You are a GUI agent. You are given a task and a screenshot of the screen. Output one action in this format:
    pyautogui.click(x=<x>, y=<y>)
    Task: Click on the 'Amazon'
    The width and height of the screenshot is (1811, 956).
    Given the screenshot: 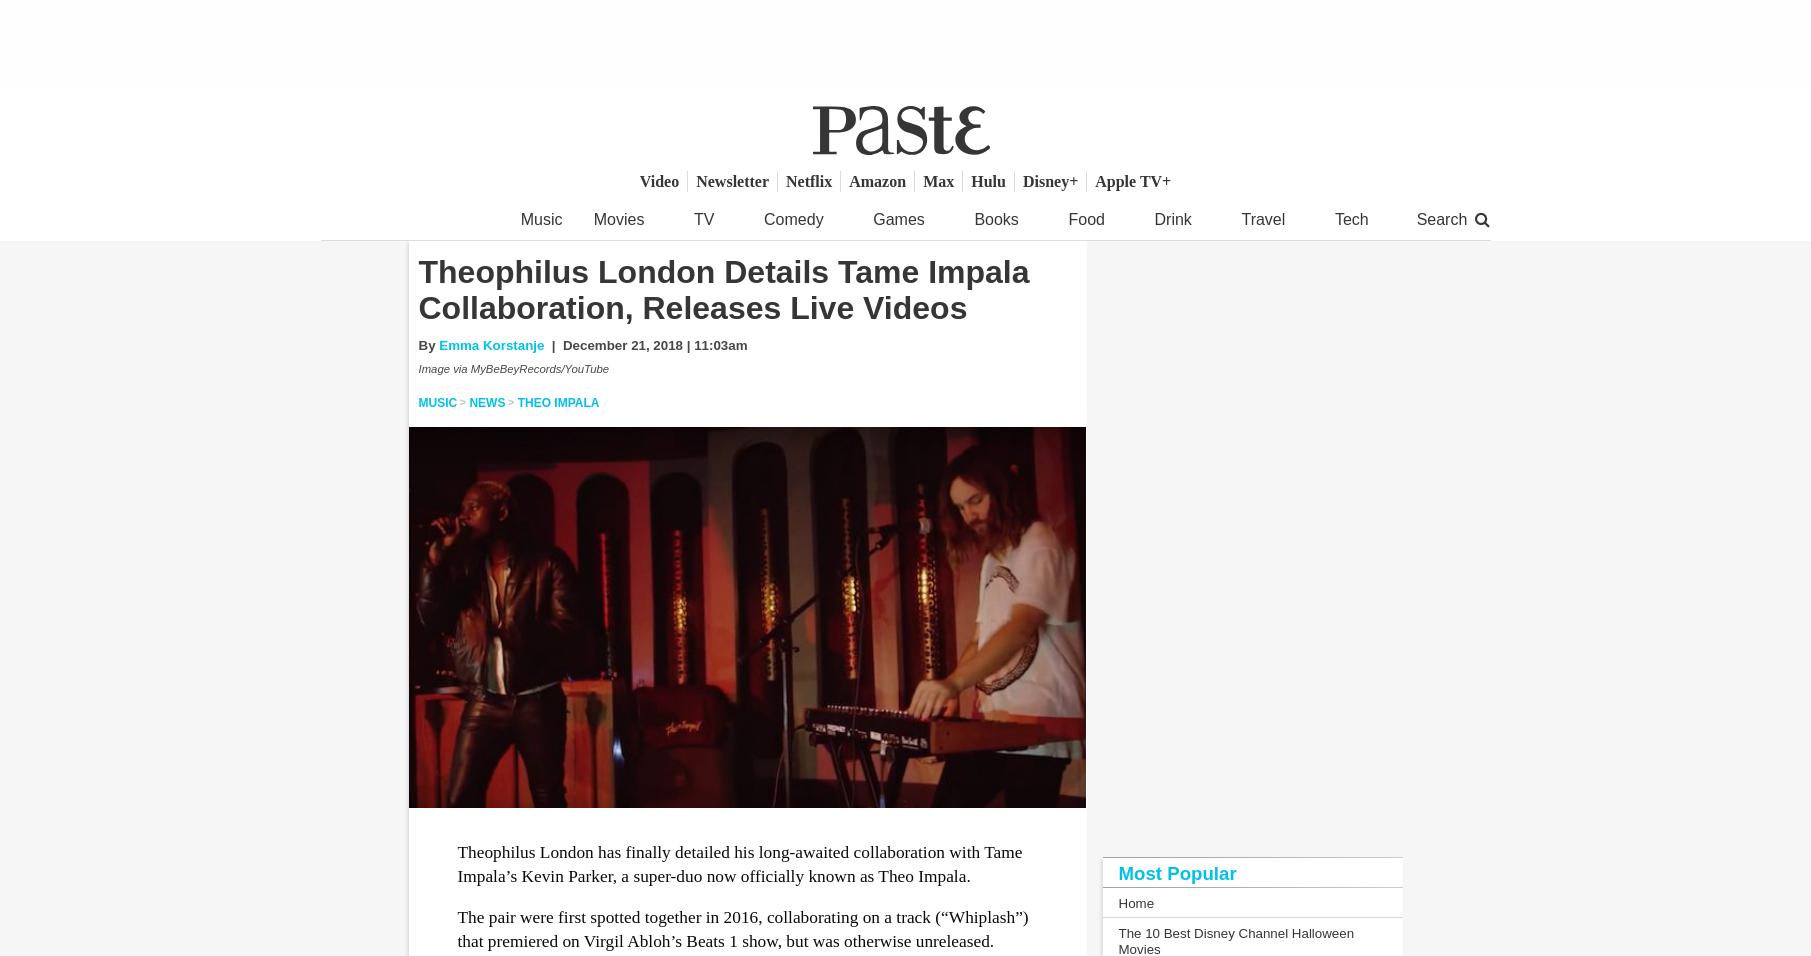 What is the action you would take?
    pyautogui.click(x=848, y=181)
    